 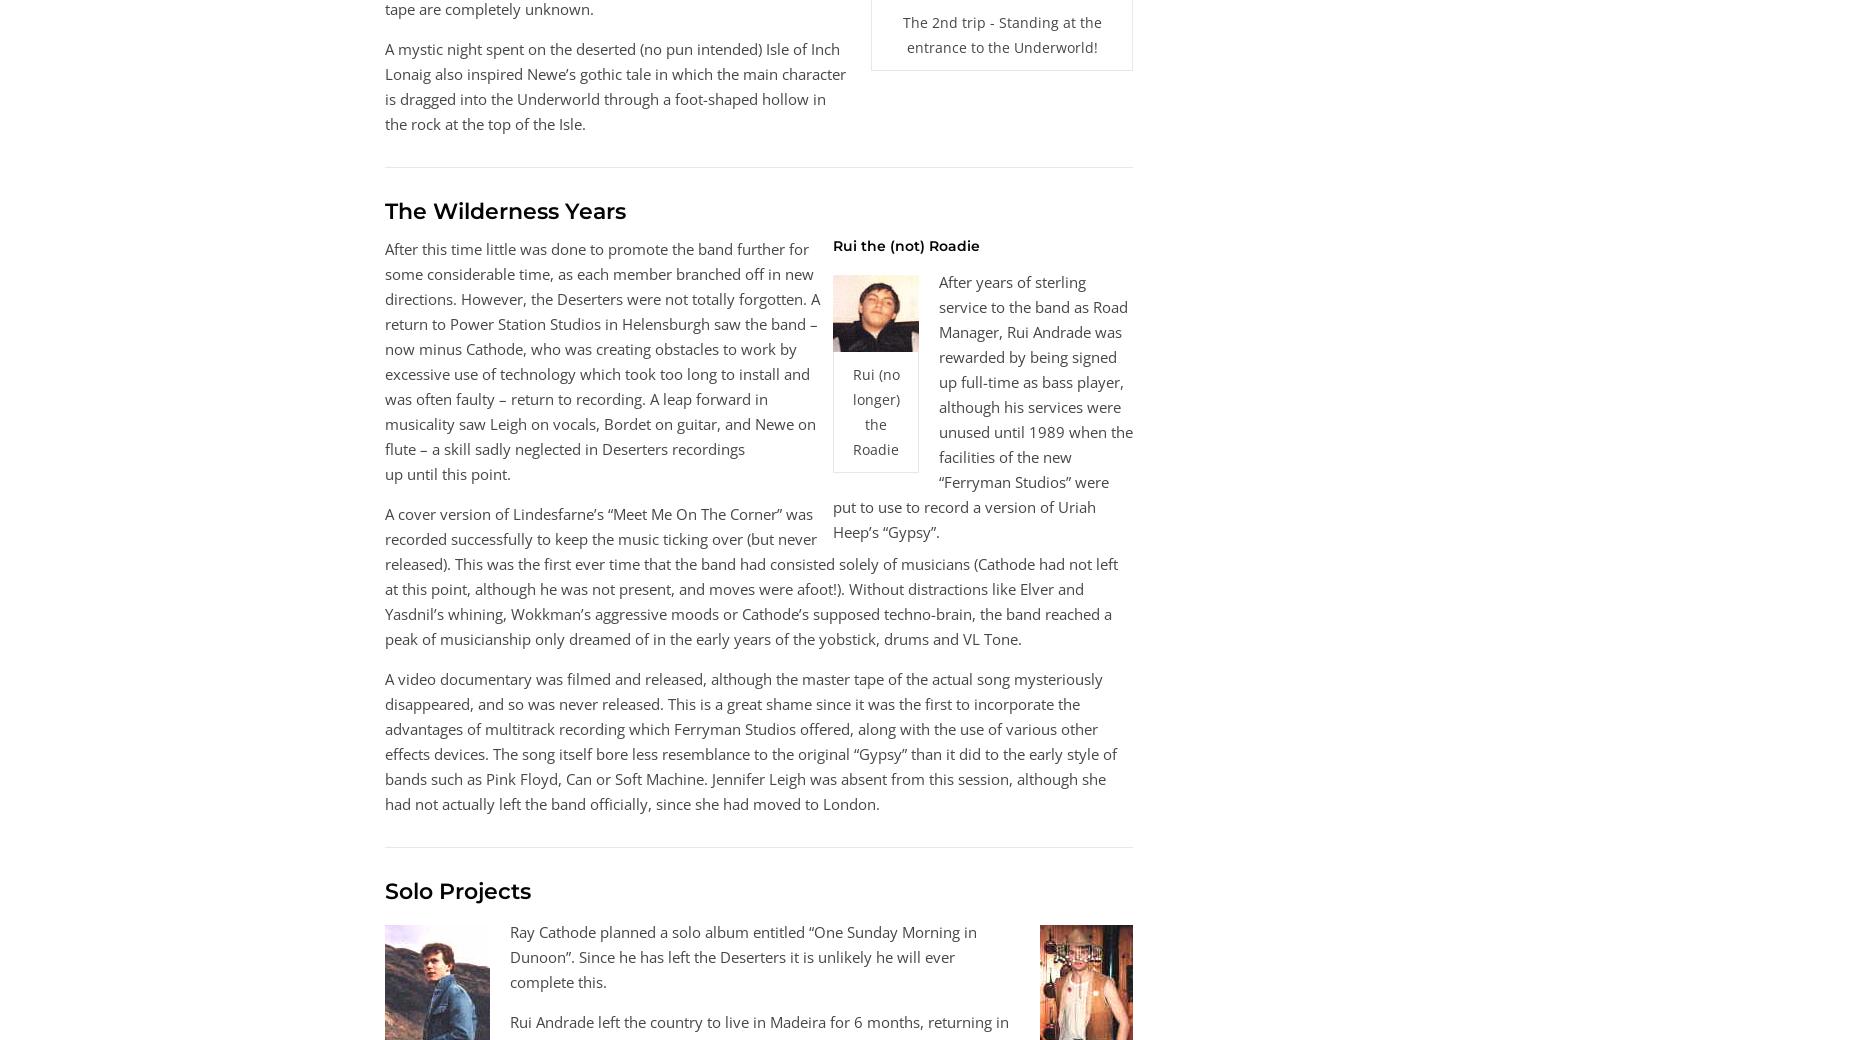 What do you see at coordinates (875, 412) in the screenshot?
I see `'Rui (no longer) the Roadie'` at bounding box center [875, 412].